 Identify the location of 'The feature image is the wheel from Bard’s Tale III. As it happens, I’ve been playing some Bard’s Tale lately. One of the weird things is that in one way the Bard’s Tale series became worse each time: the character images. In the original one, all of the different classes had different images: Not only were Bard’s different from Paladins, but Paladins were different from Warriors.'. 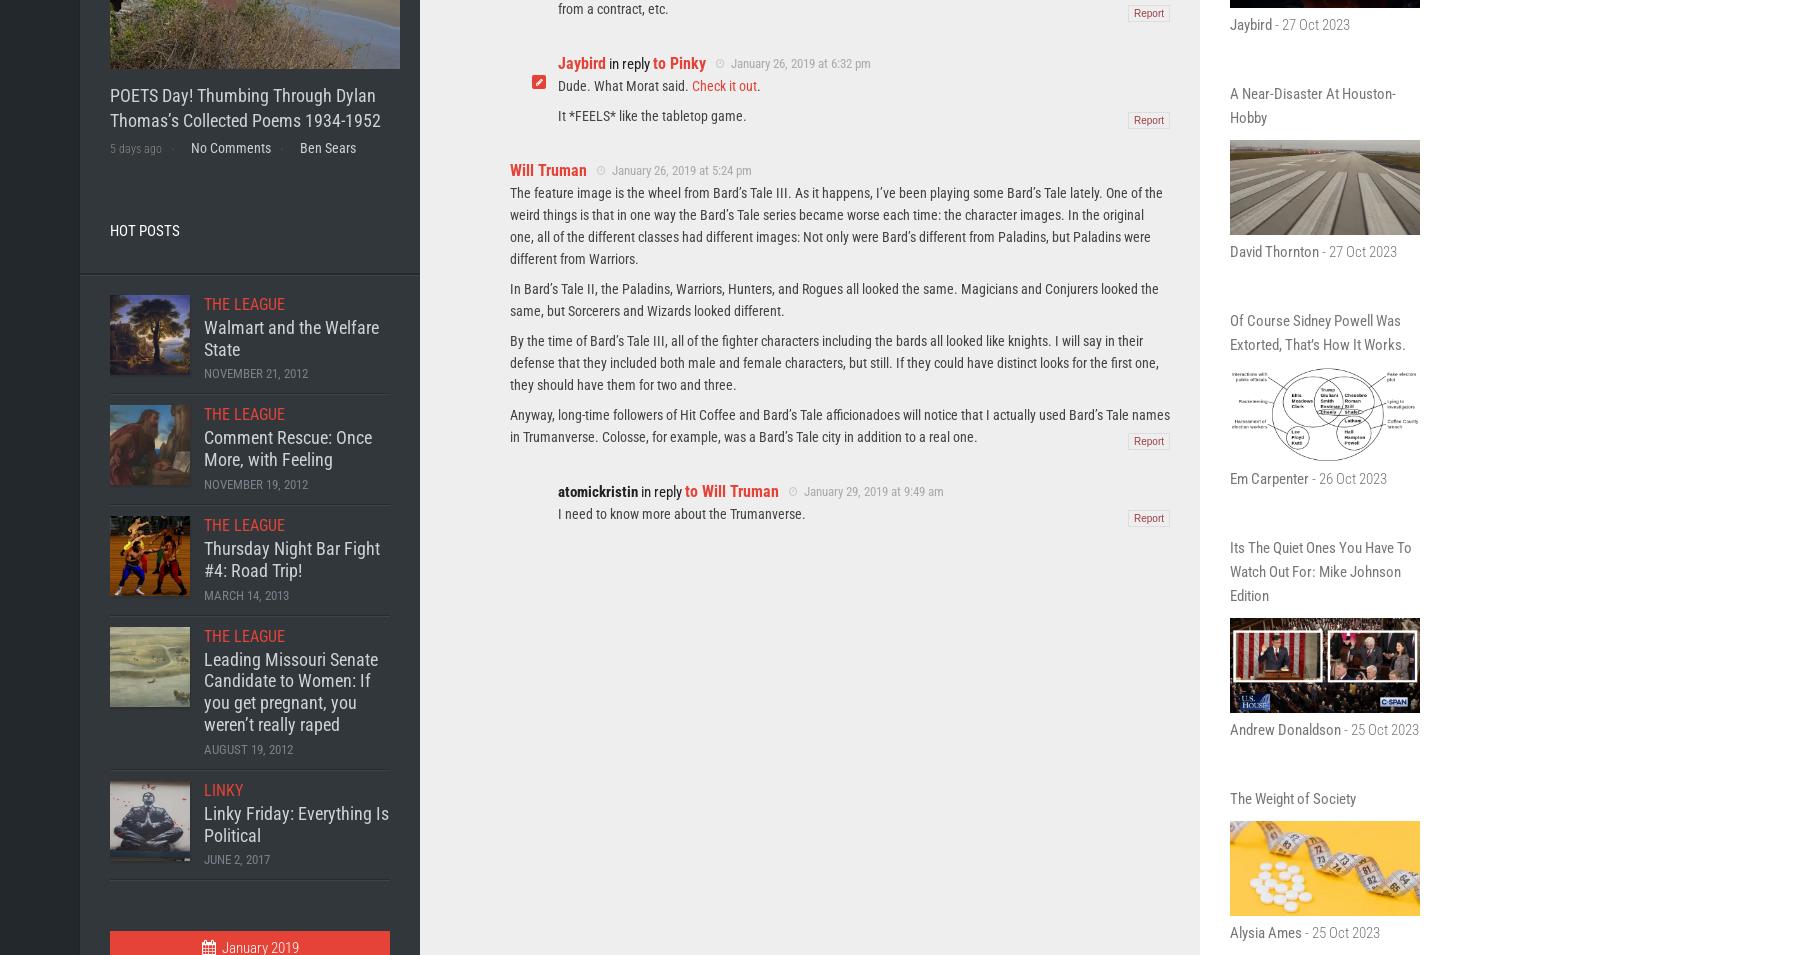
(836, 224).